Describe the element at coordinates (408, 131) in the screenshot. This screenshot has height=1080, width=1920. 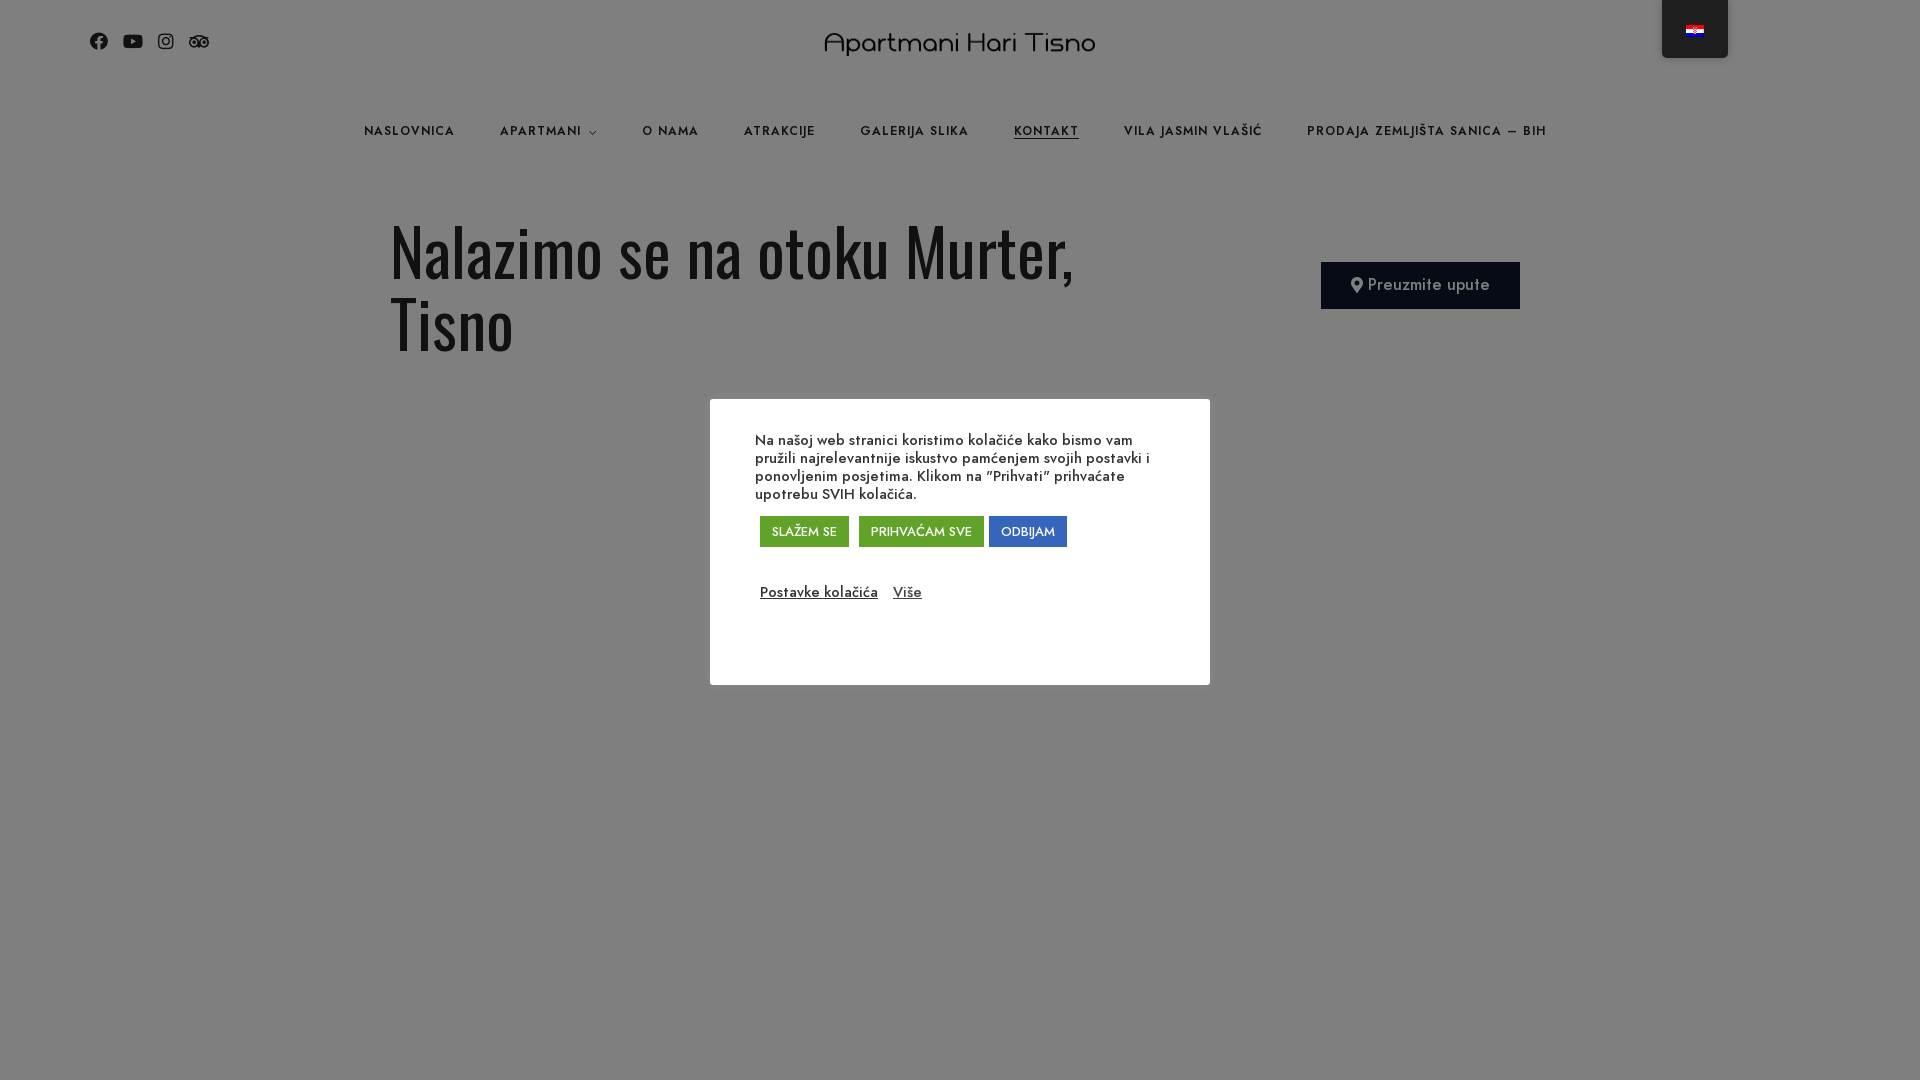
I see `'NASLOVNICA'` at that location.